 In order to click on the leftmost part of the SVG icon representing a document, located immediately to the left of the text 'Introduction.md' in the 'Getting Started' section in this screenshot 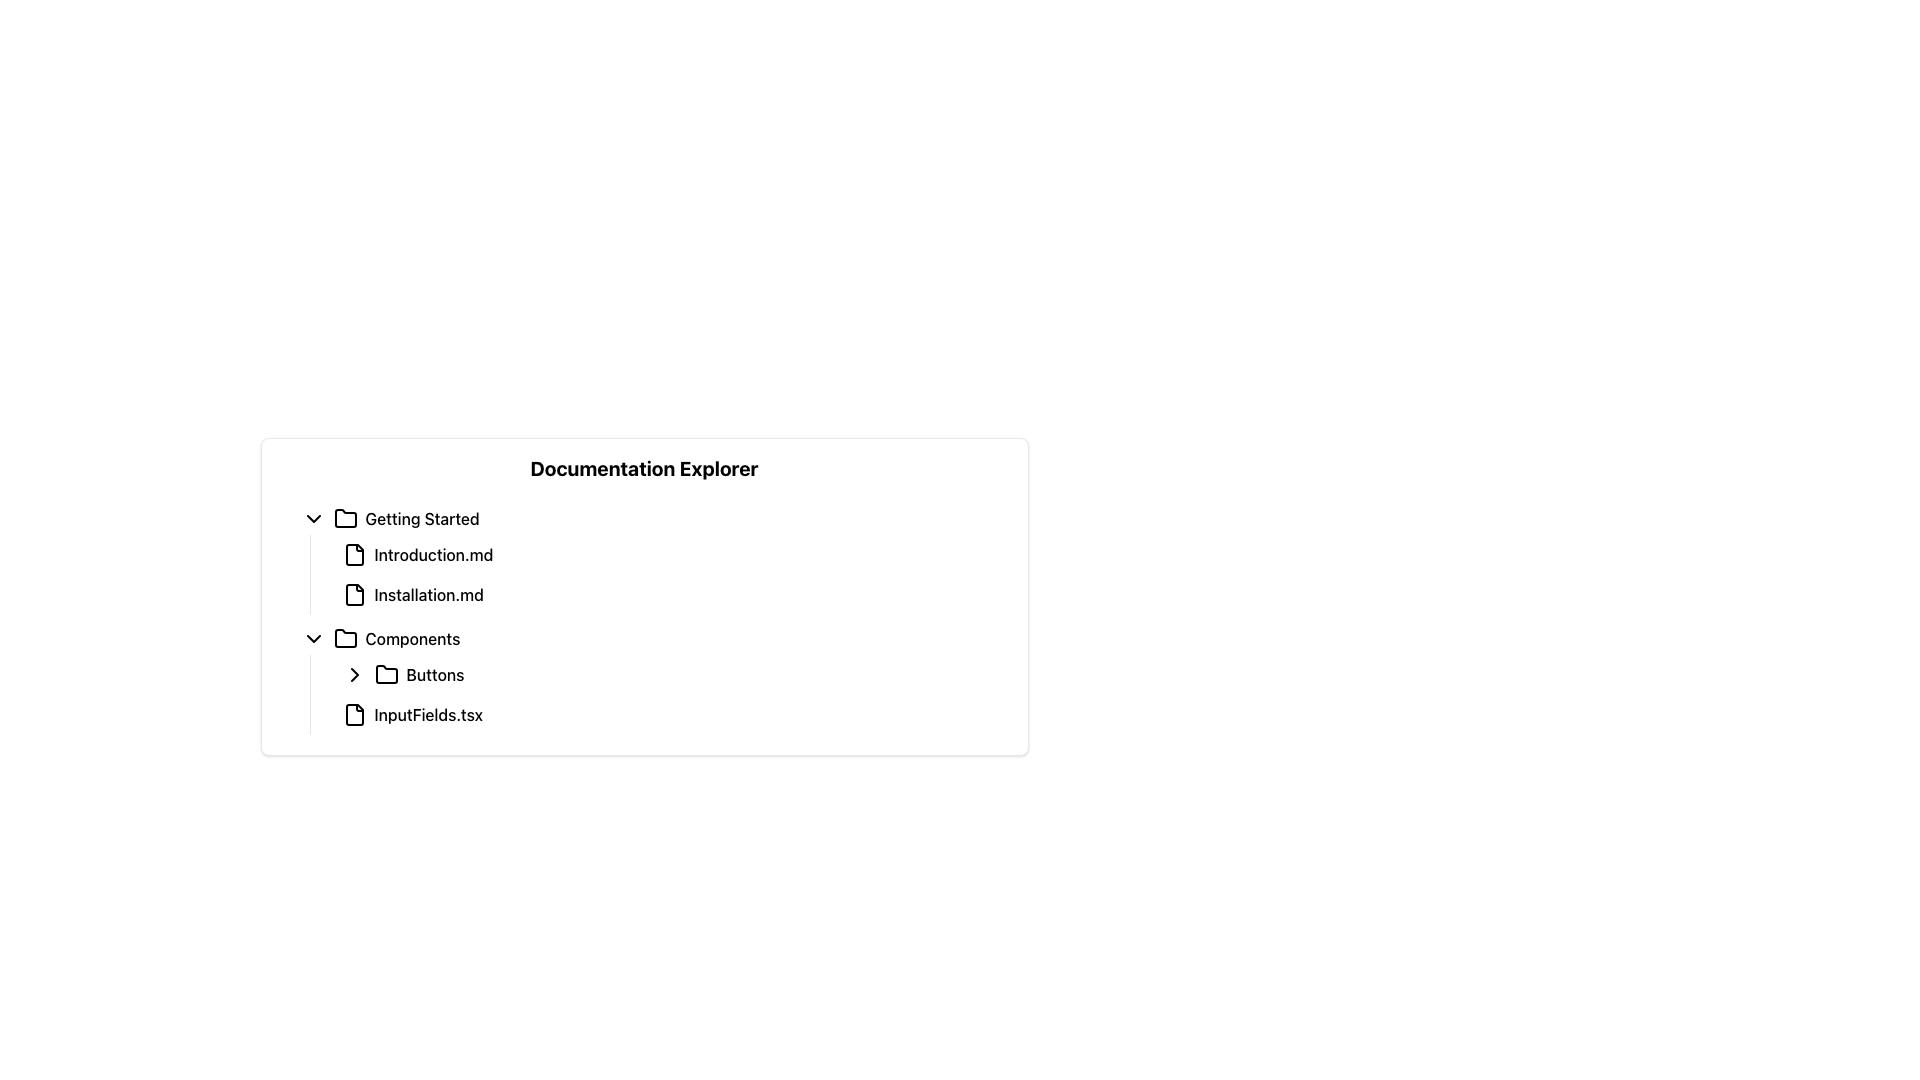, I will do `click(354, 555)`.